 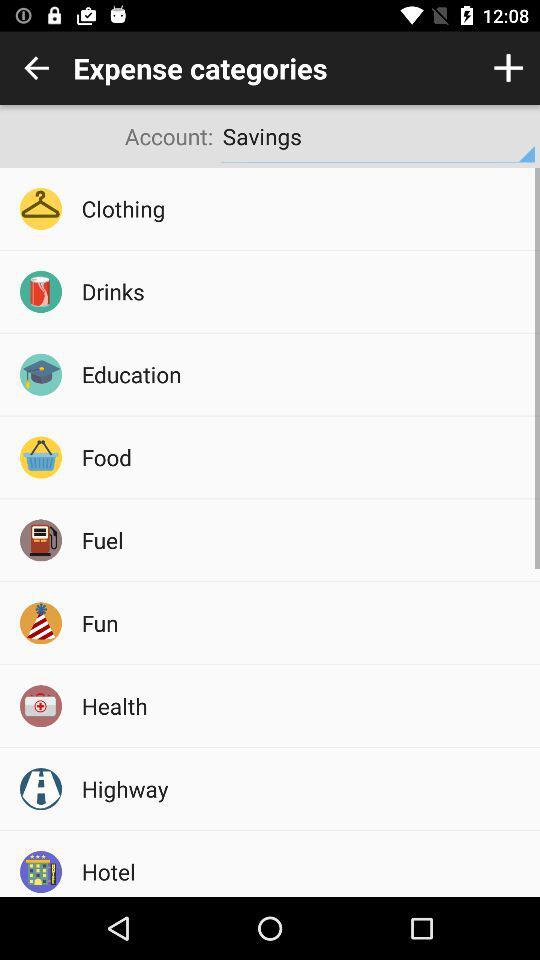 I want to click on the icon to the right of account:, so click(x=378, y=135).